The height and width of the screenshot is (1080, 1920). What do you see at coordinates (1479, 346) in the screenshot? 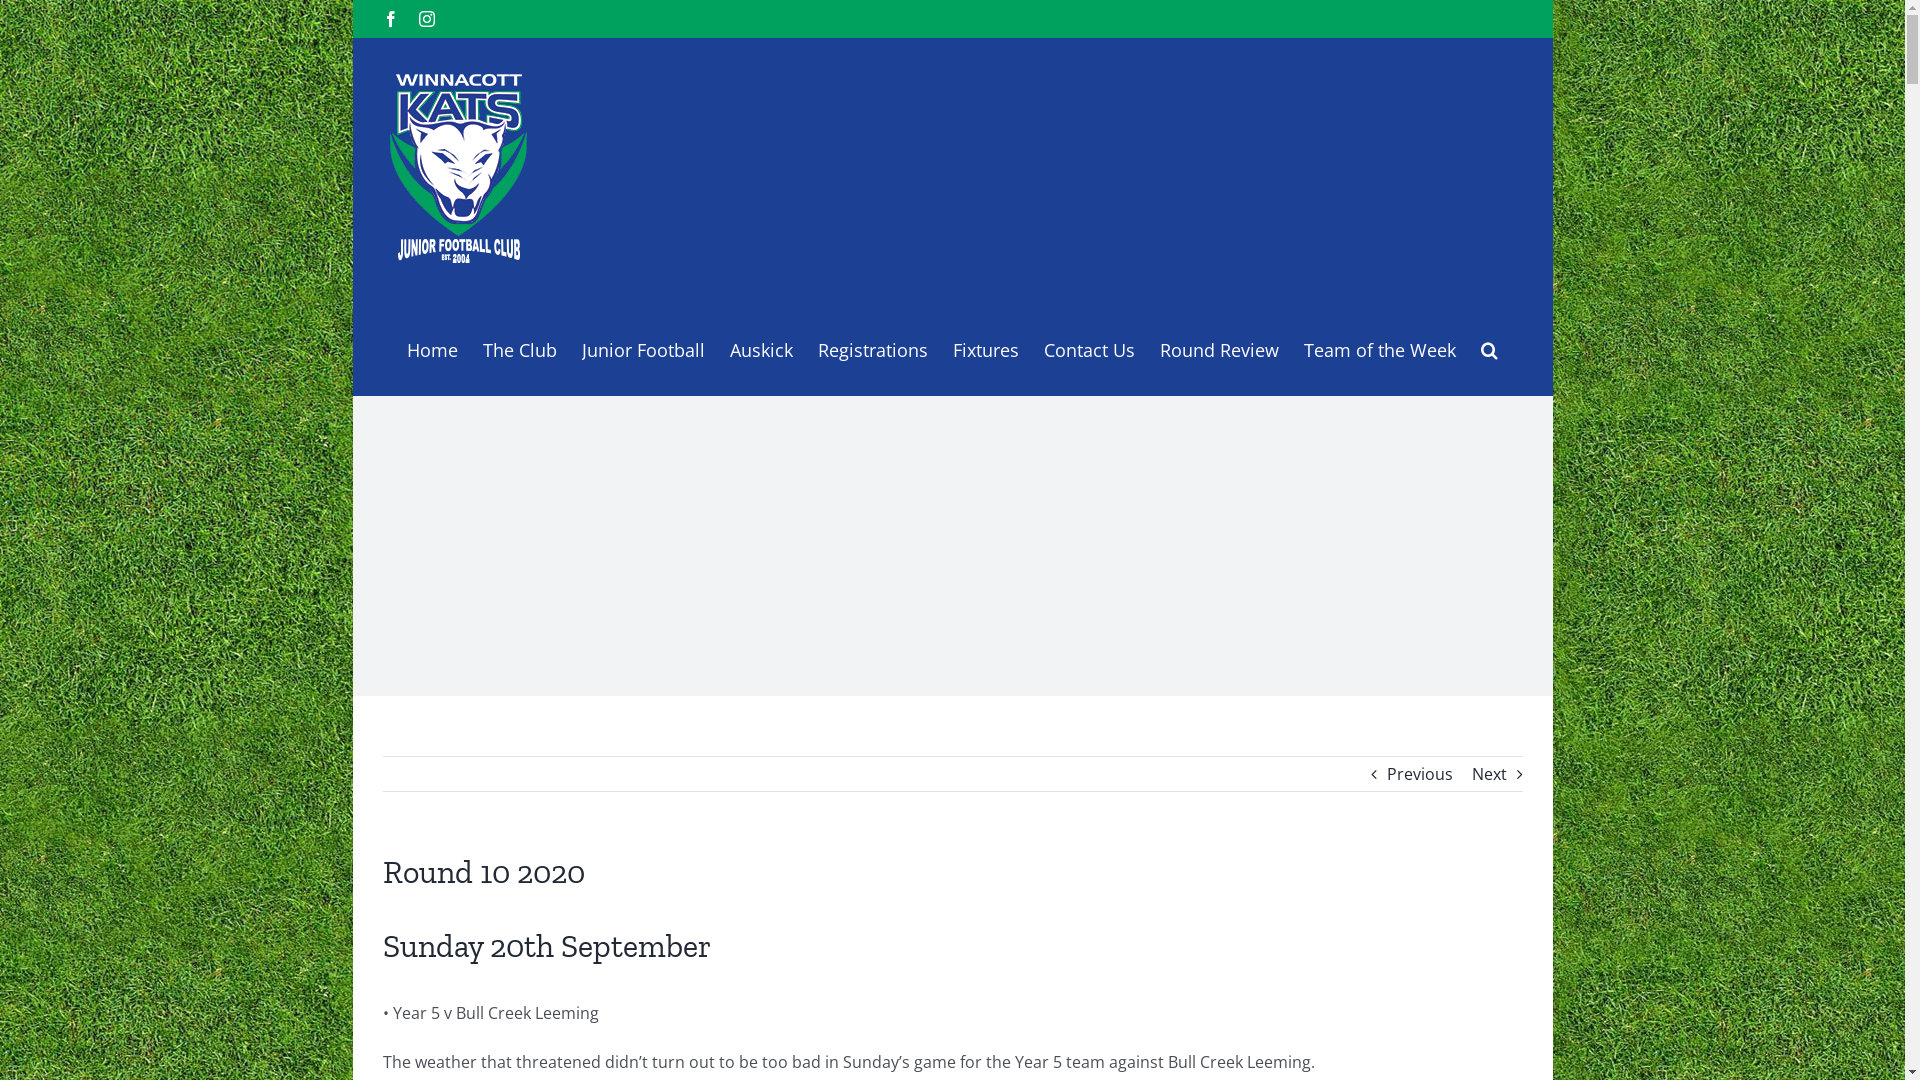
I see `'Search'` at bounding box center [1479, 346].